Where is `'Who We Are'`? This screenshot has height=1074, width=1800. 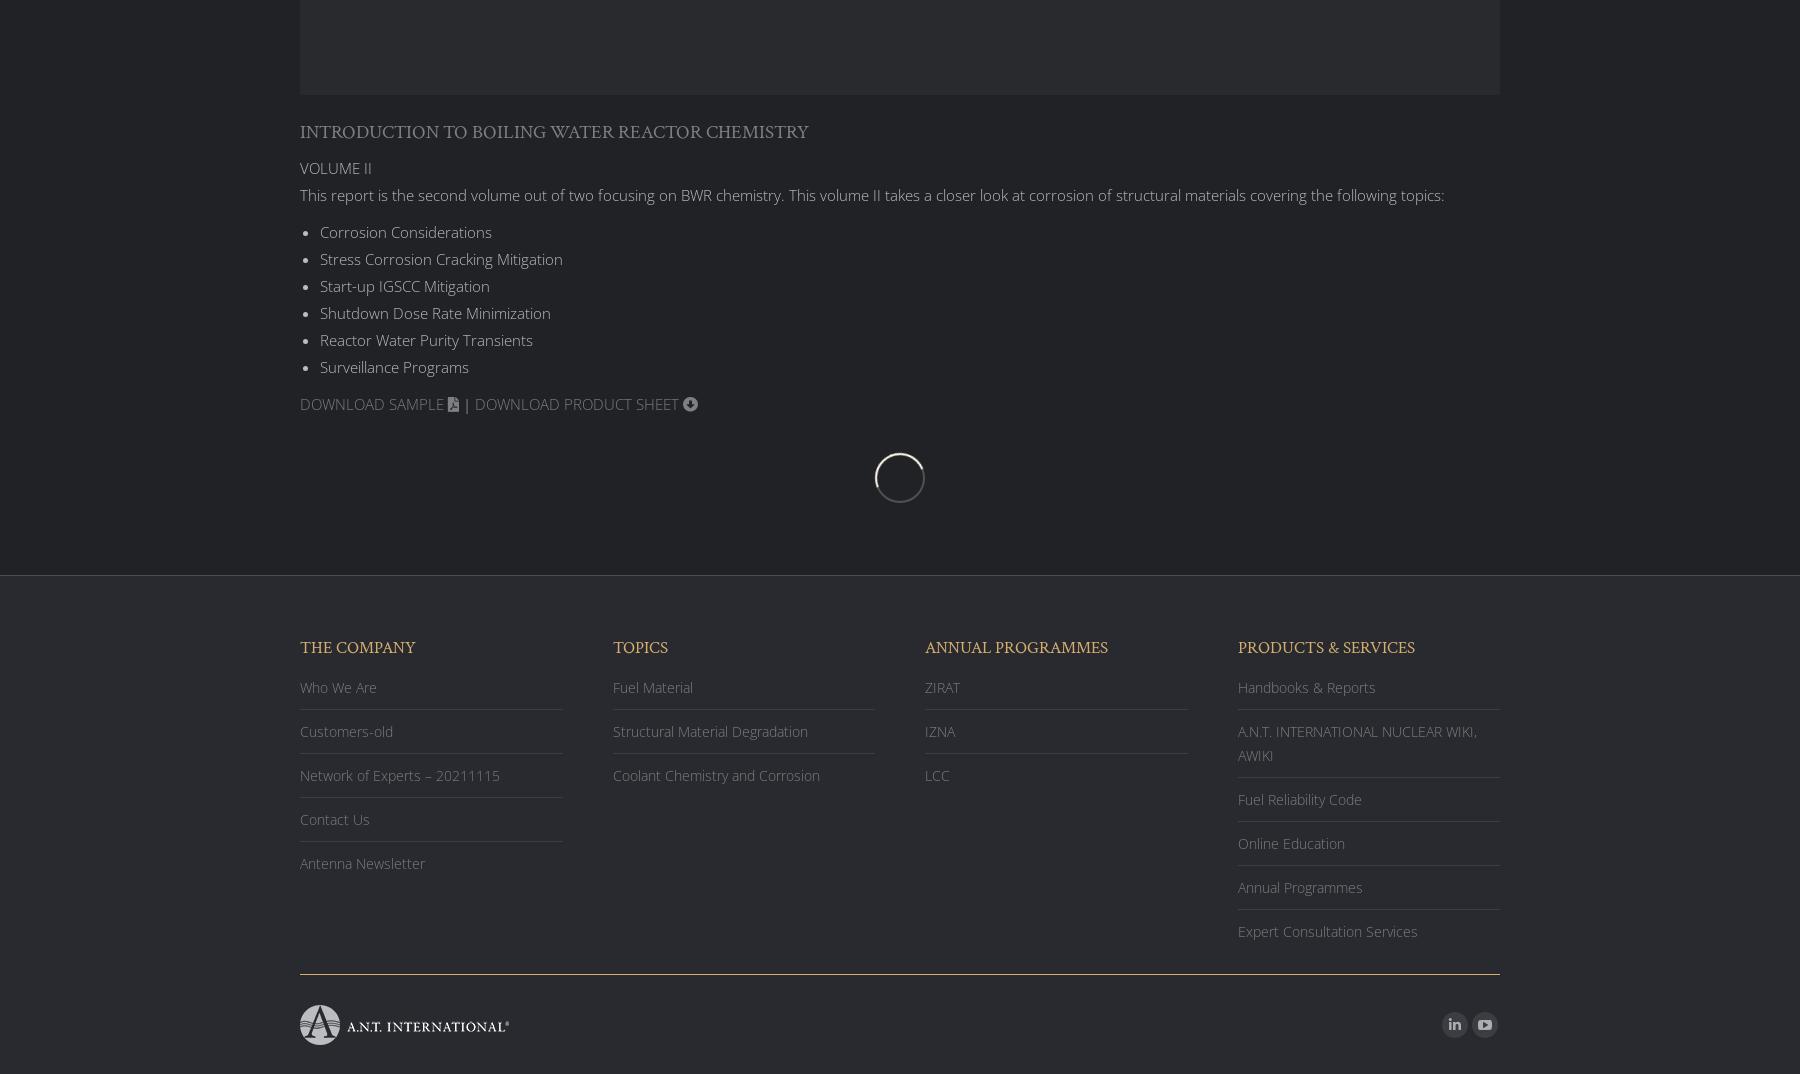
'Who We Are' is located at coordinates (338, 685).